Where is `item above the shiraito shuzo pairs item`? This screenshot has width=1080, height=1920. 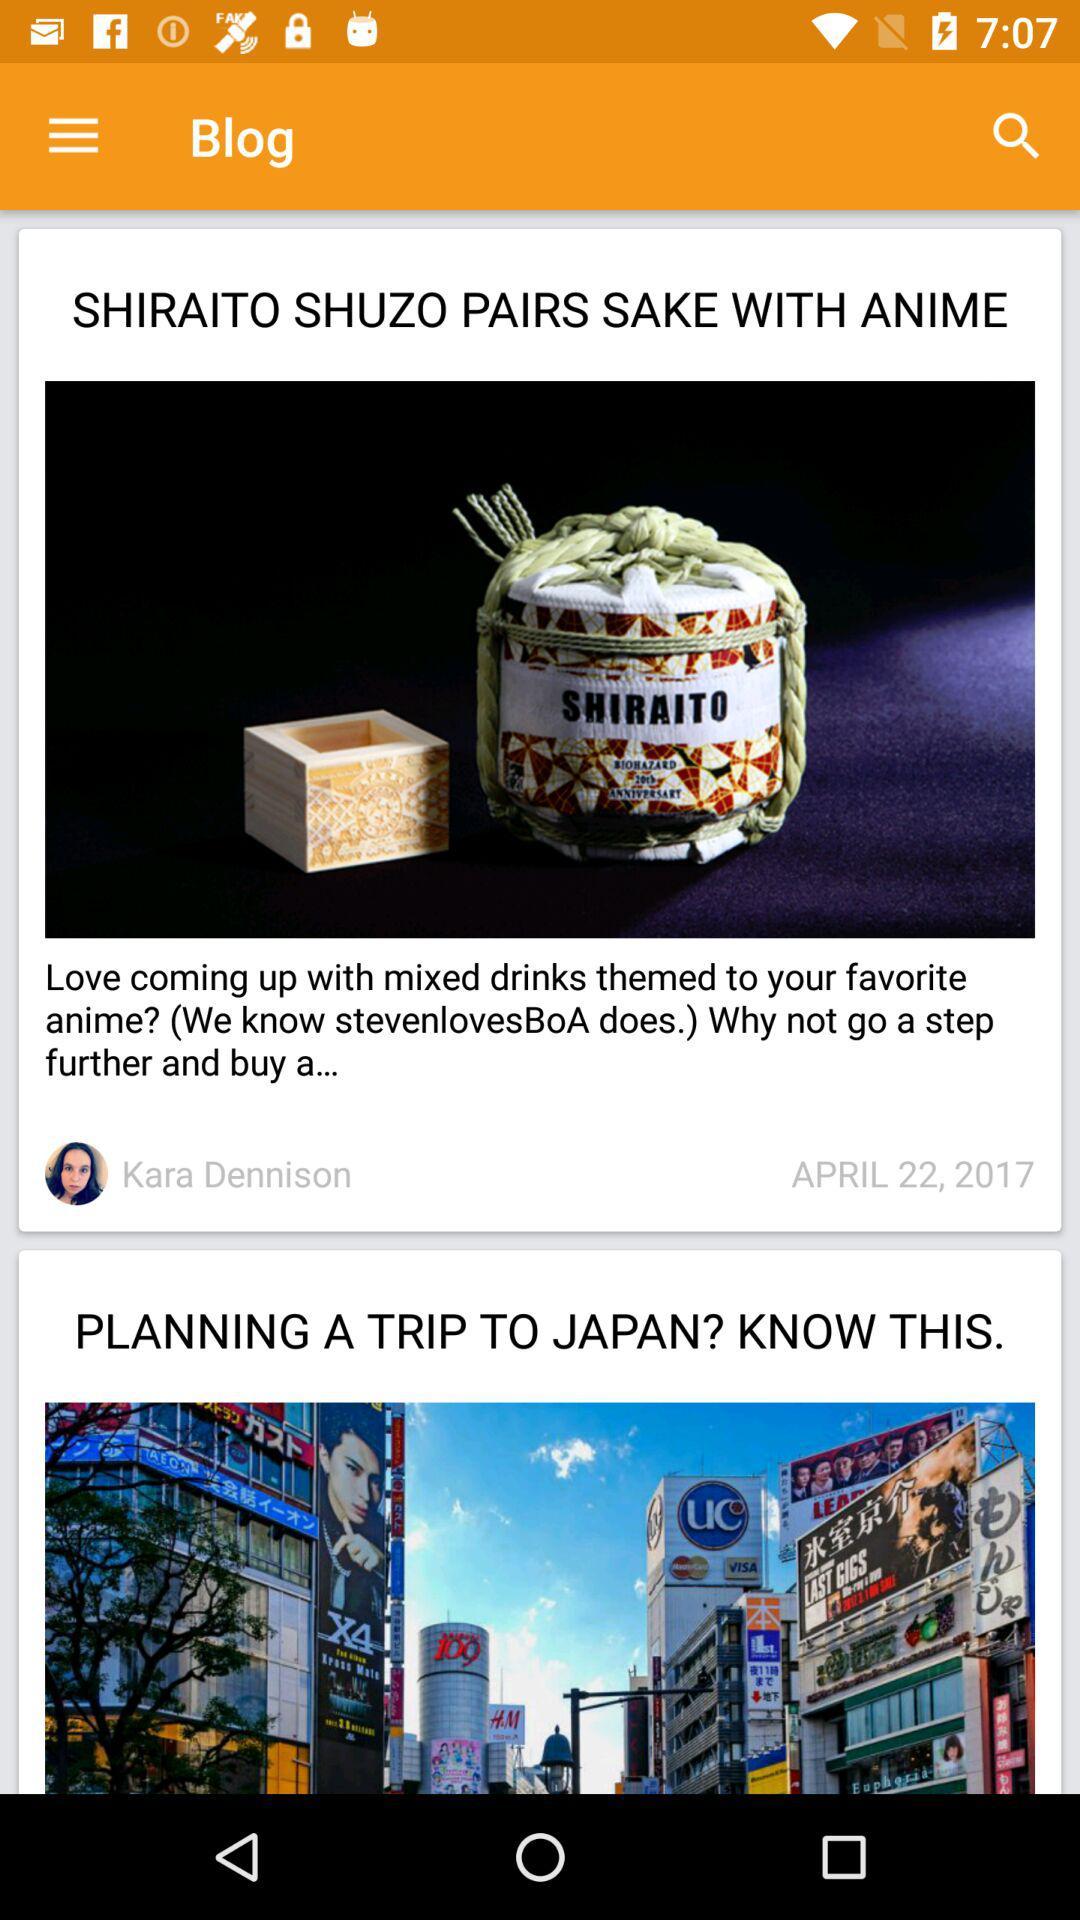
item above the shiraito shuzo pairs item is located at coordinates (72, 135).